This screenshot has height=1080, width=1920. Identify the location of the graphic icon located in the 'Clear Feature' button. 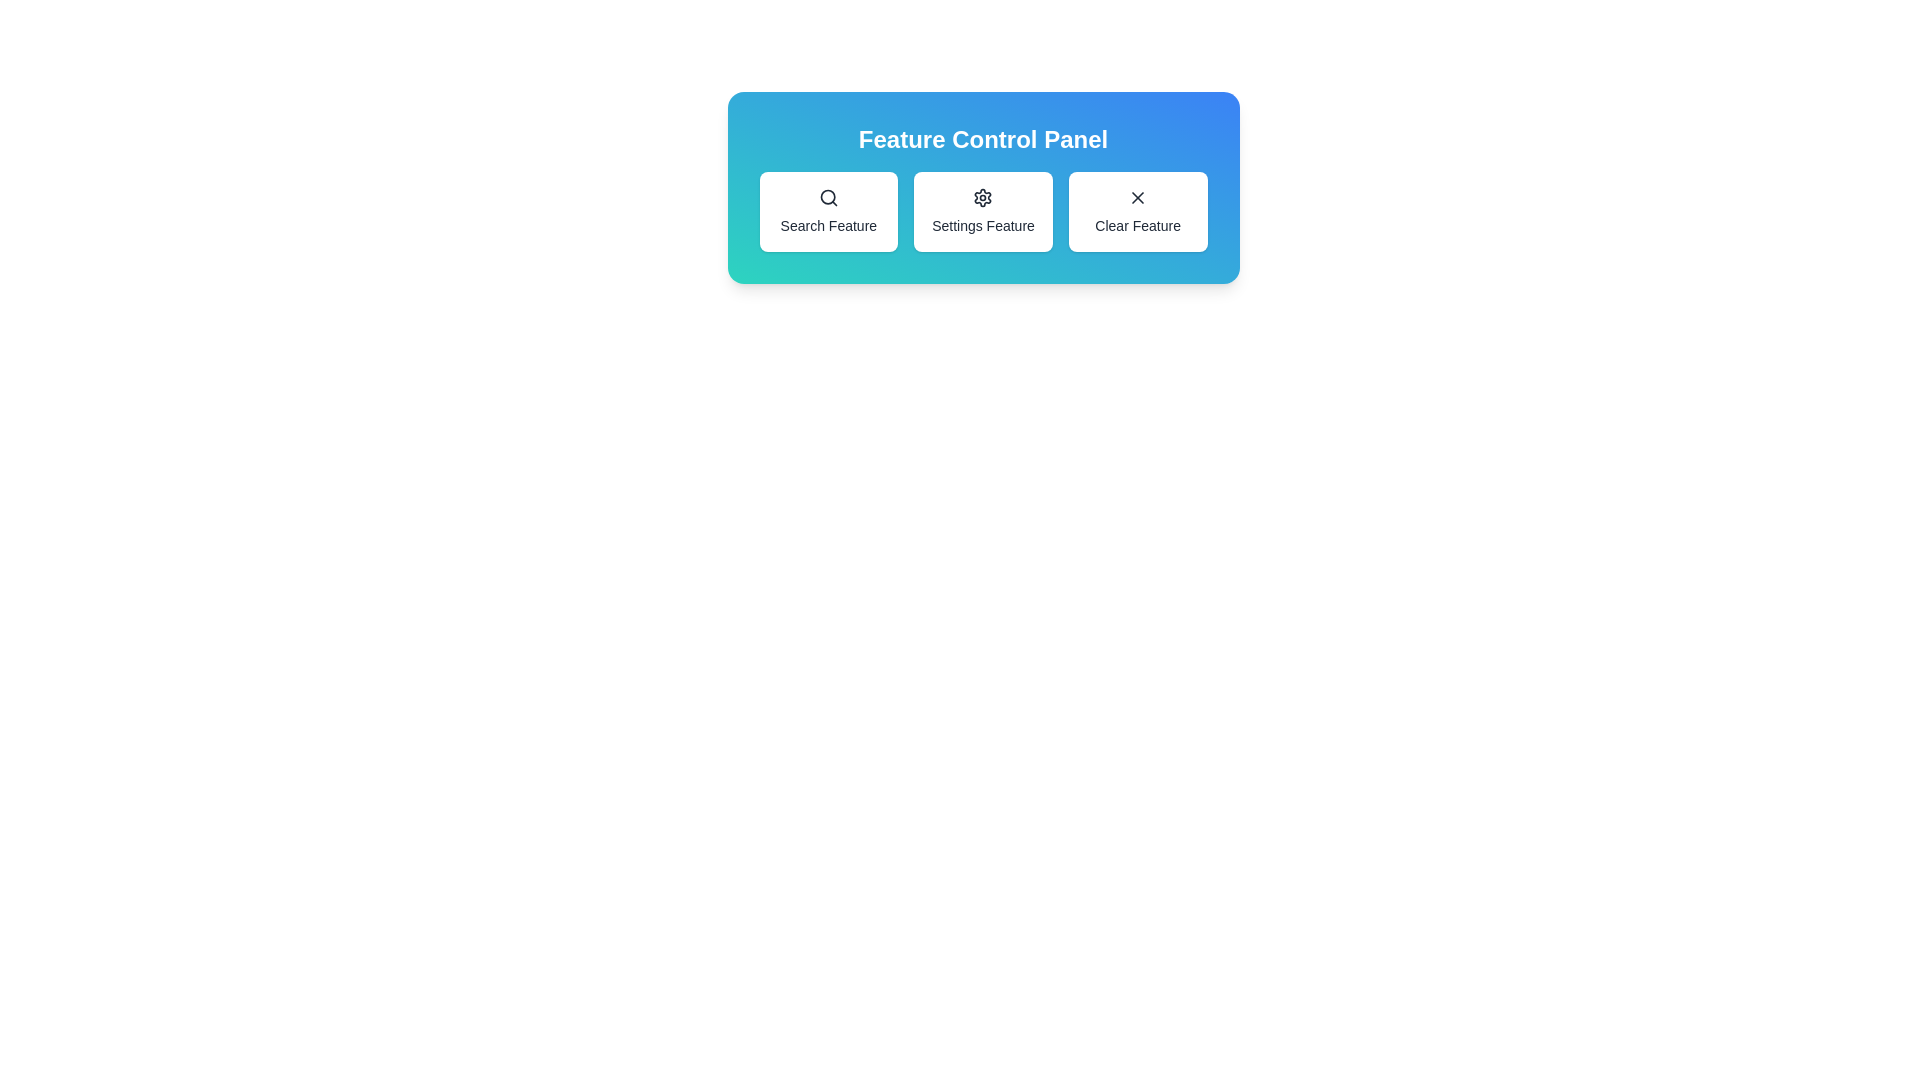
(1138, 197).